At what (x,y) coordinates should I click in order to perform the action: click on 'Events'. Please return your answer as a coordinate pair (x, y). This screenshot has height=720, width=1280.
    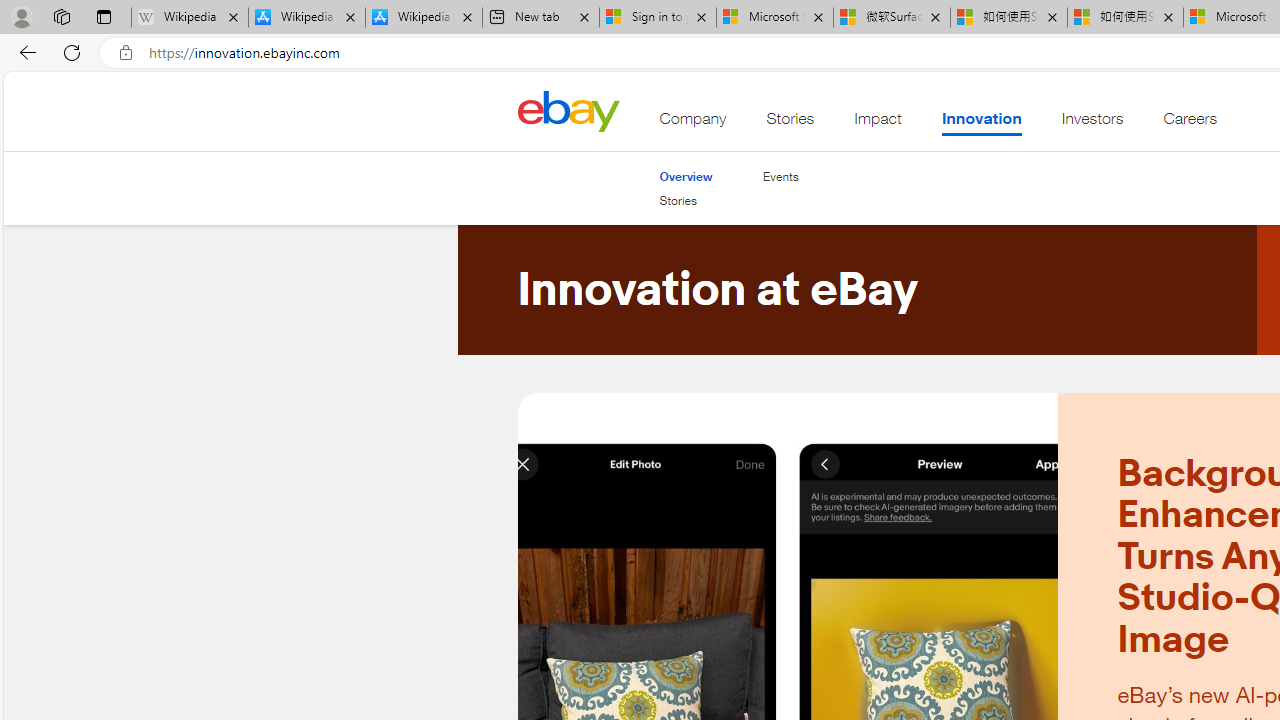
    Looking at the image, I should click on (779, 176).